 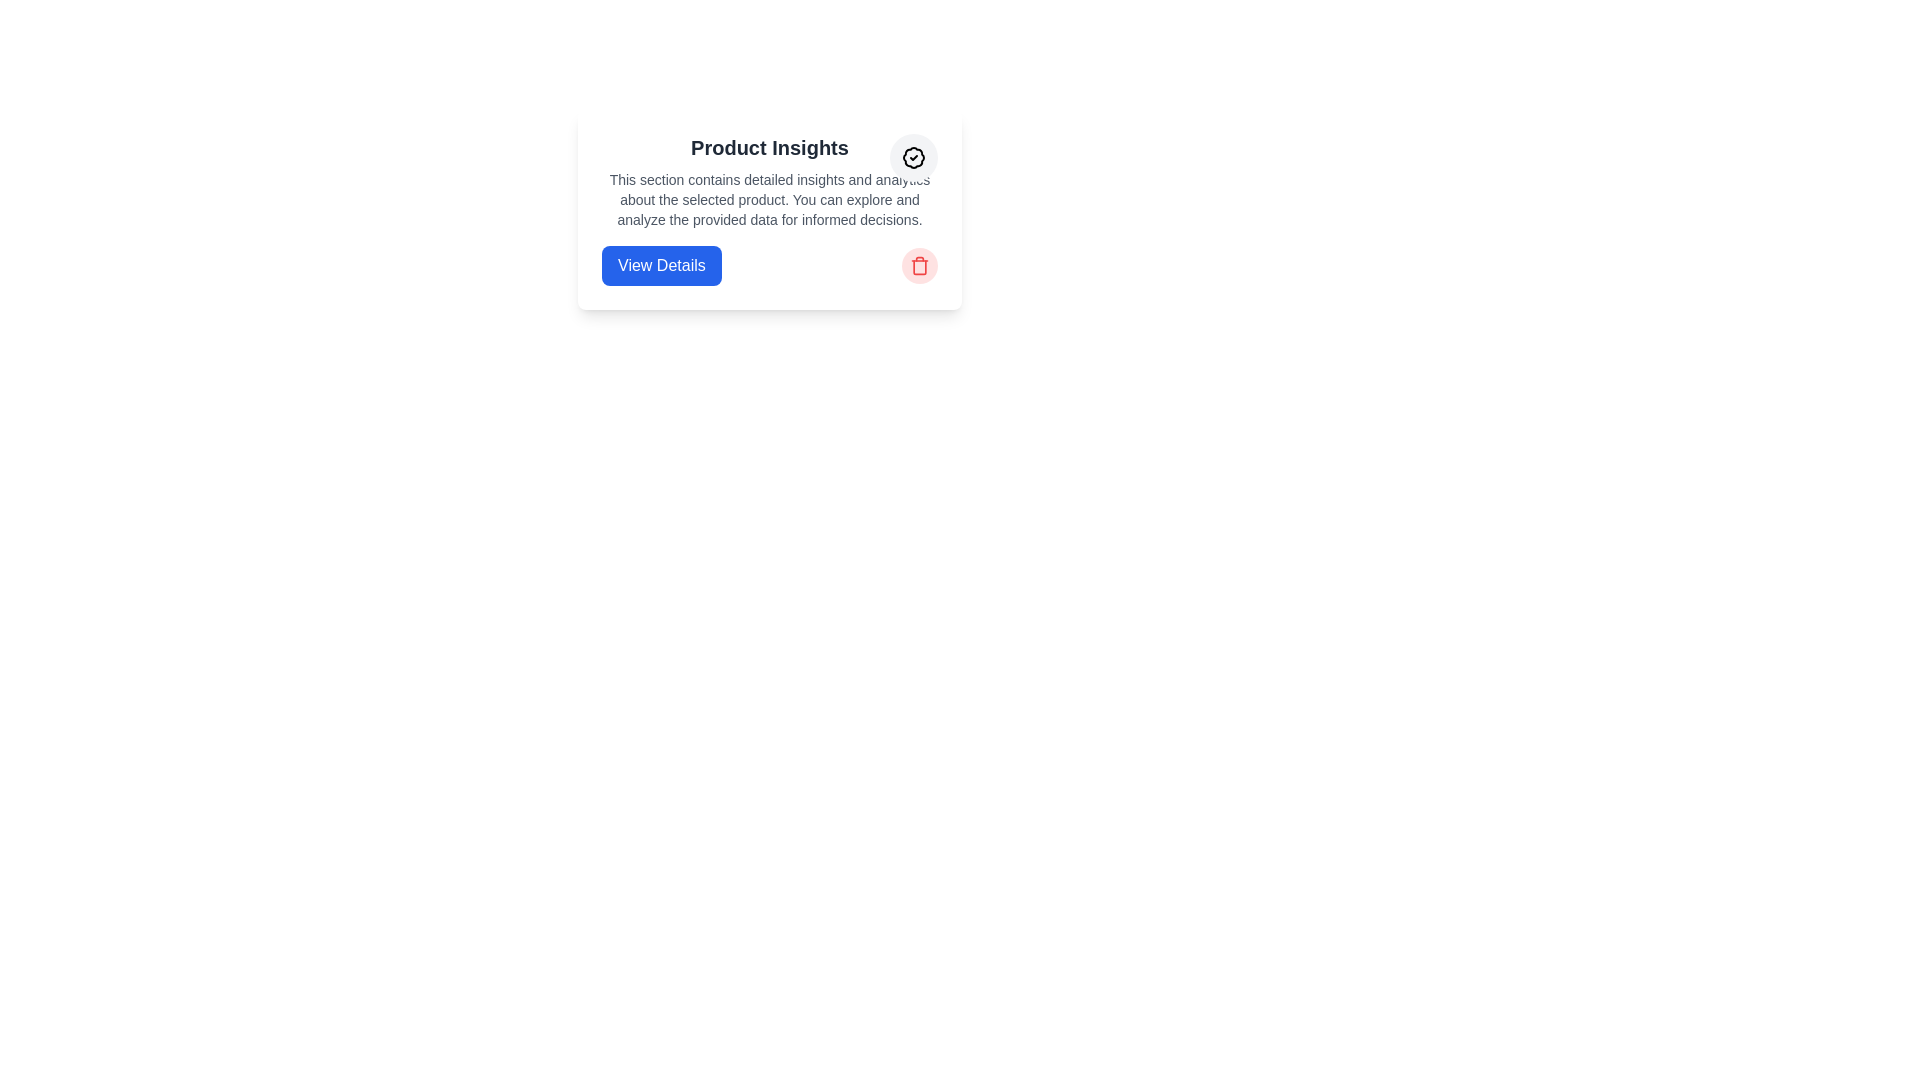 I want to click on the circular icon with a blue checkmark badge located in the top-right corner of the 'Product Insights' card, so click(x=912, y=157).